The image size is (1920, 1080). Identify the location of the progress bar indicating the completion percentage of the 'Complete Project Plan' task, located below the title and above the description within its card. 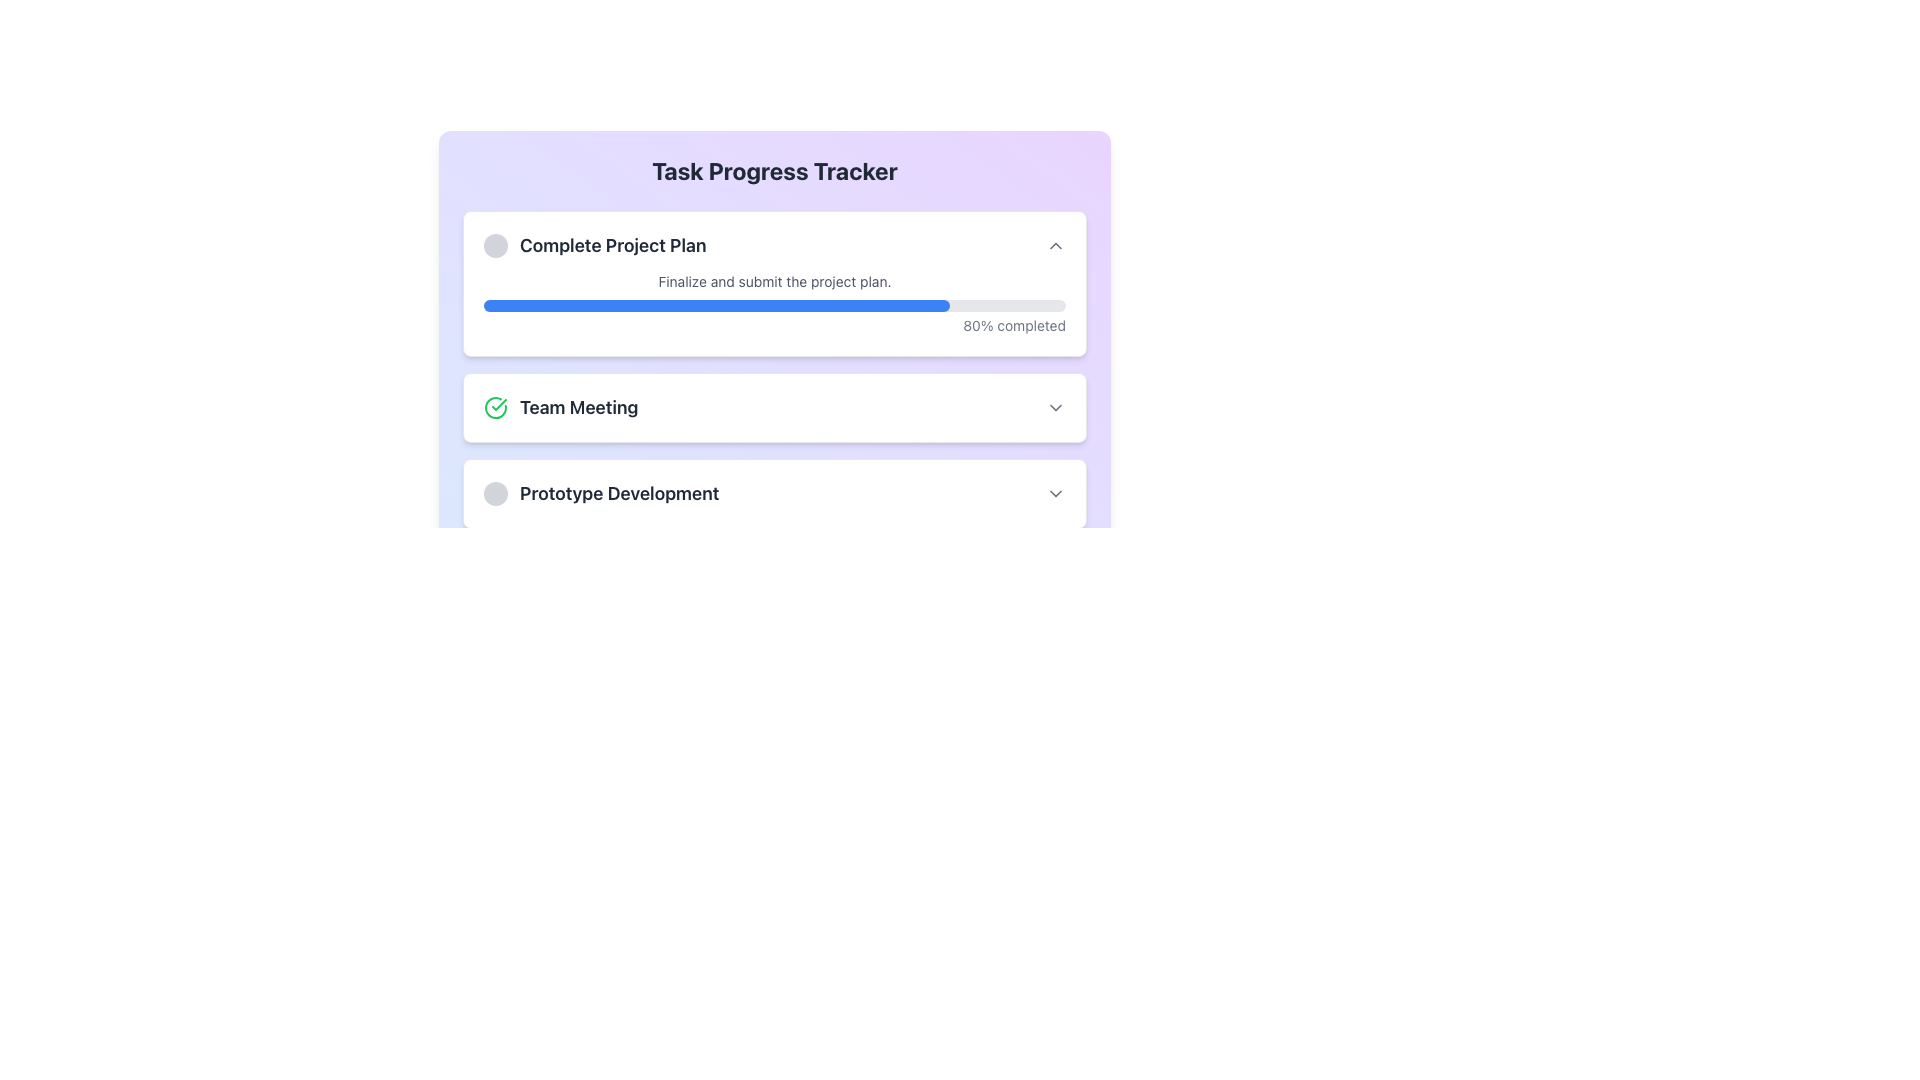
(773, 316).